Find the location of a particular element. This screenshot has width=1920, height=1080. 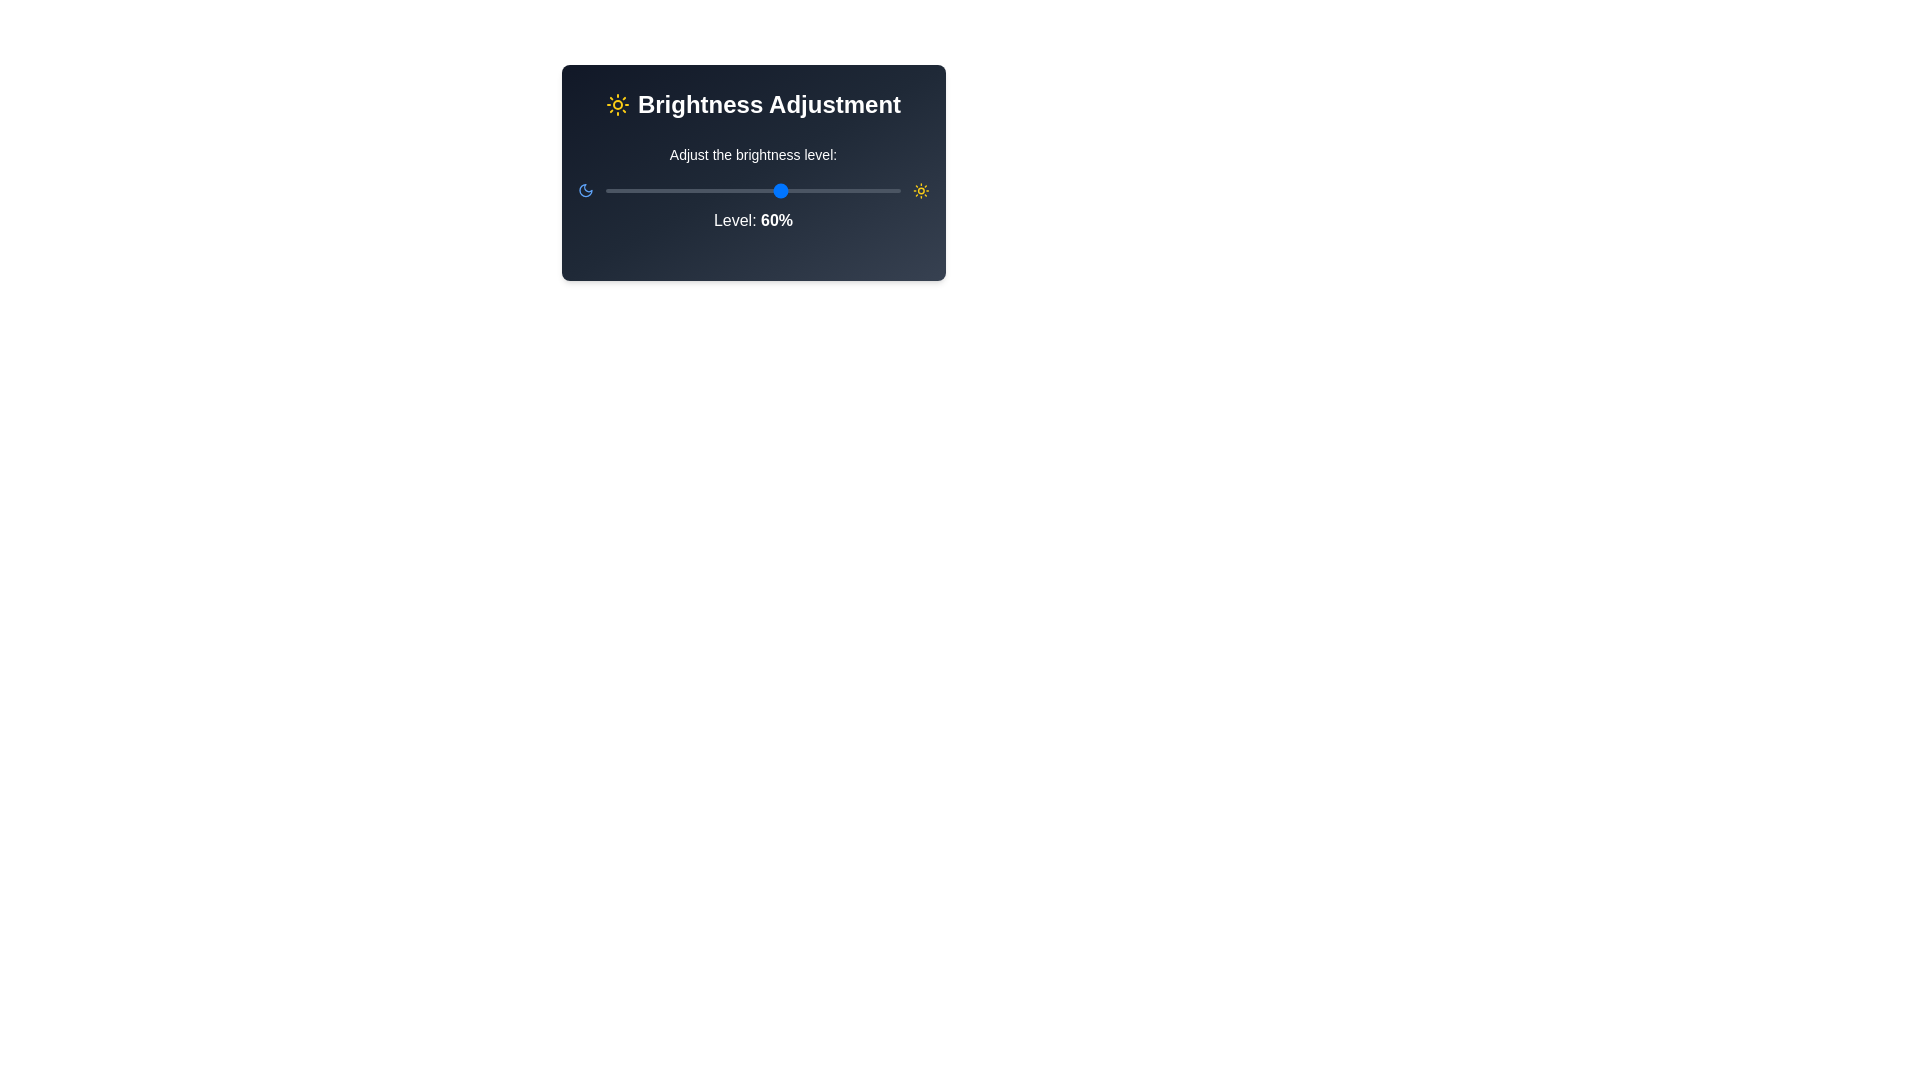

the yellow sun icon that symbolizes brightness, located in the 'Brightness Adjustment' section at the top-left of the text area is located at coordinates (616, 104).